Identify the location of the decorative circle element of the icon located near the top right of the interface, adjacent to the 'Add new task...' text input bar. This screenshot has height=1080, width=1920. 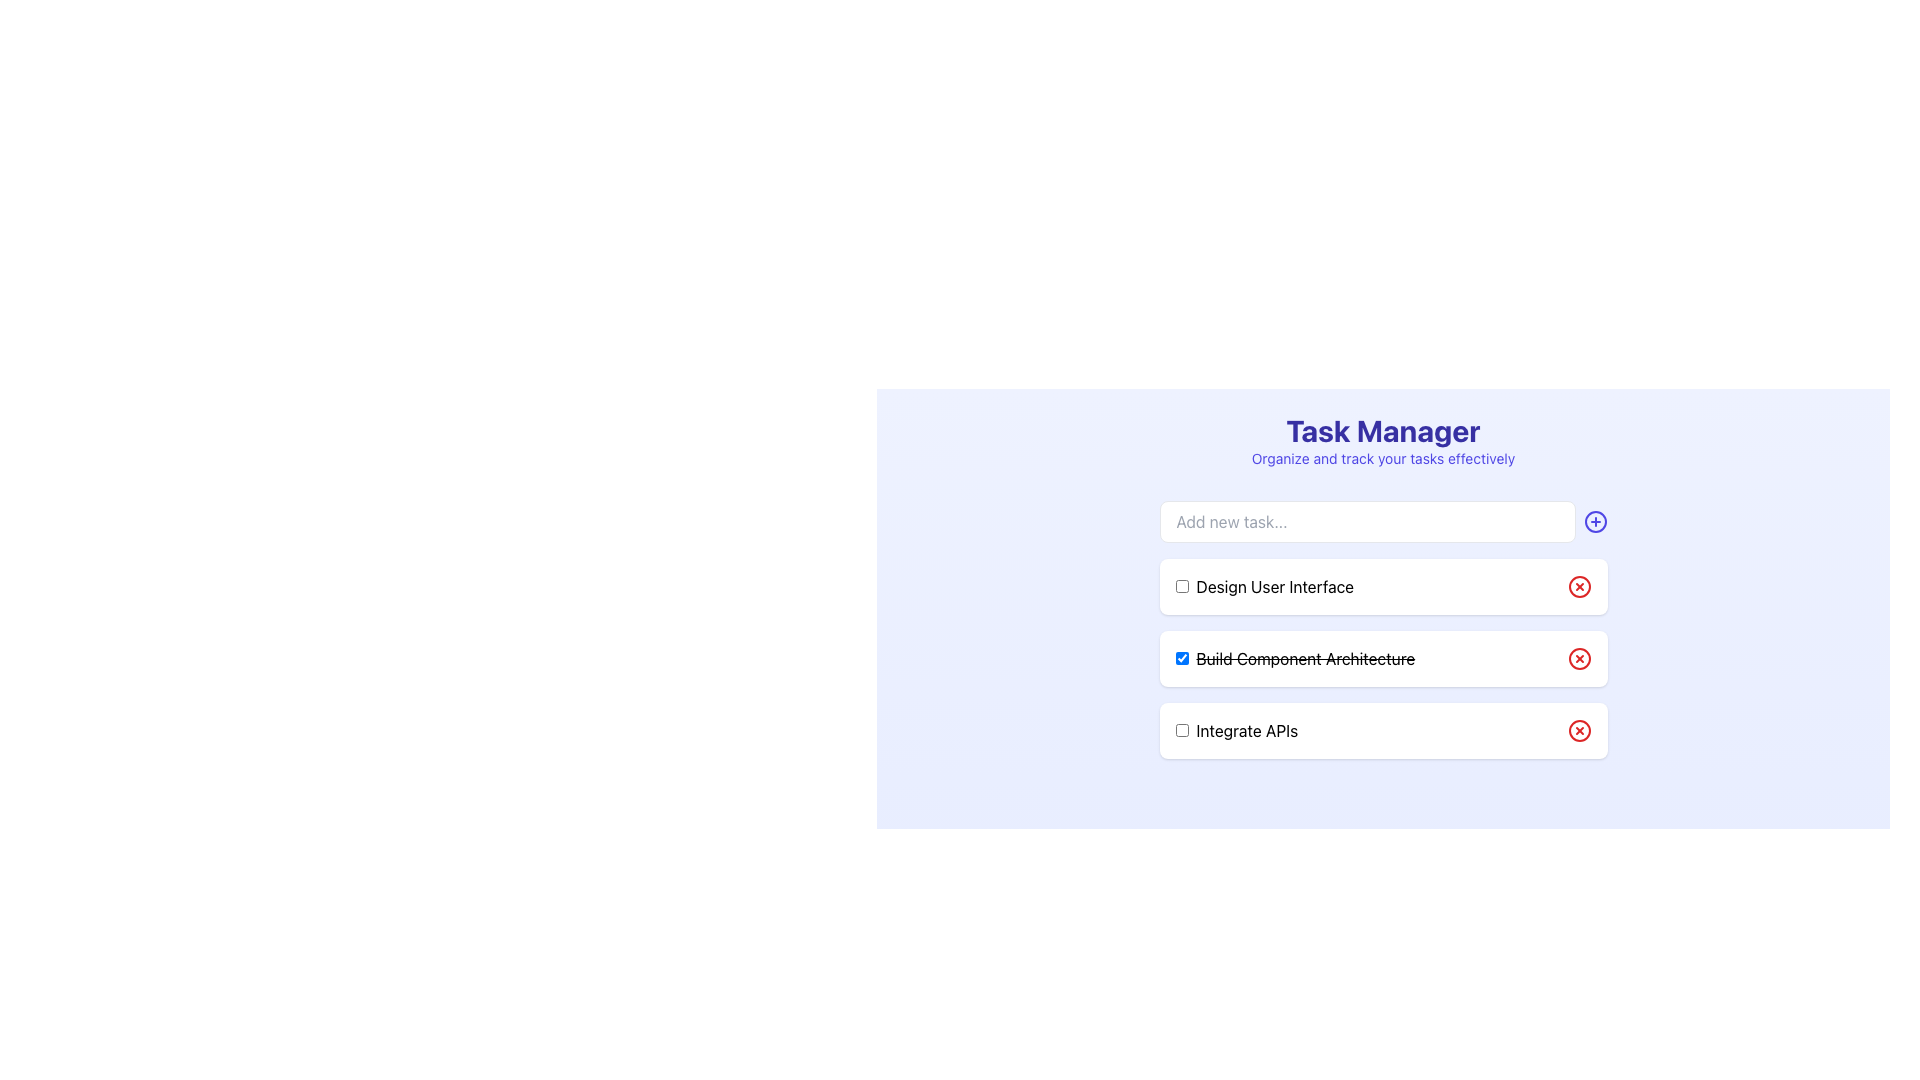
(1594, 520).